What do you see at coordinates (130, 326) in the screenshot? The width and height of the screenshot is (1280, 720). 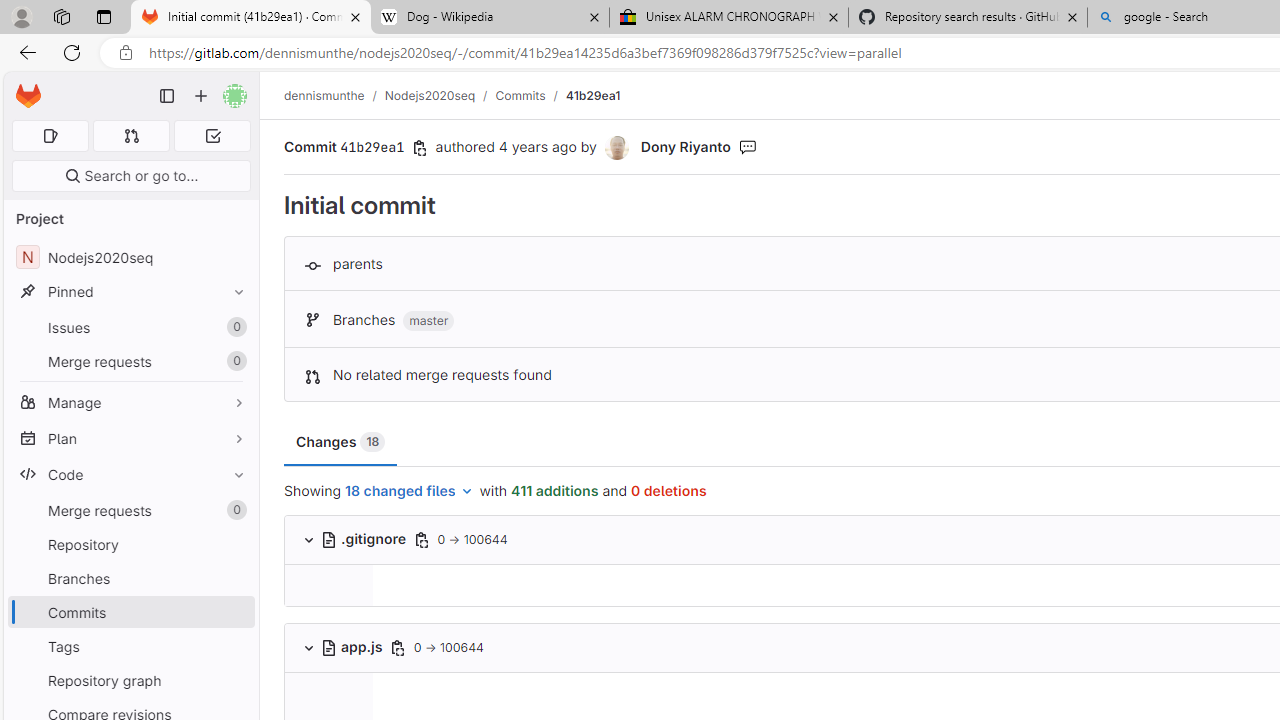 I see `'Issues 0'` at bounding box center [130, 326].